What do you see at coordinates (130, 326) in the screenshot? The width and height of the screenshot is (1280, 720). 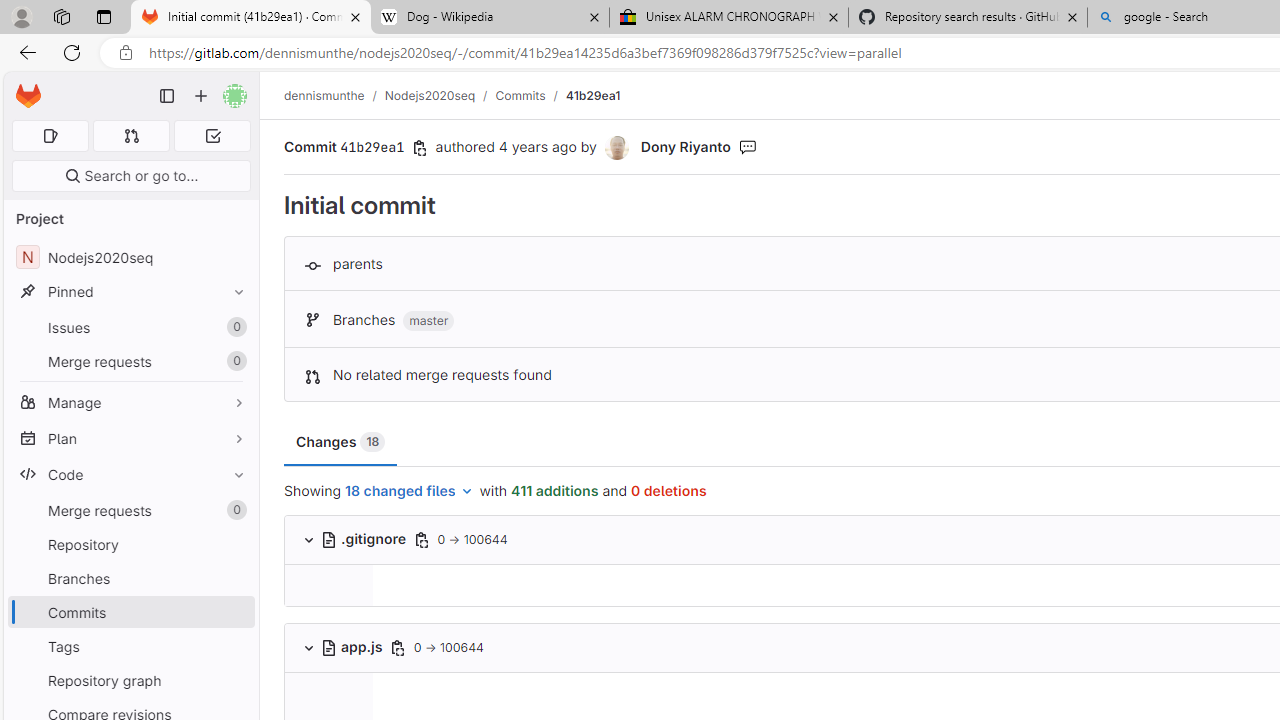 I see `'Issues 0'` at bounding box center [130, 326].